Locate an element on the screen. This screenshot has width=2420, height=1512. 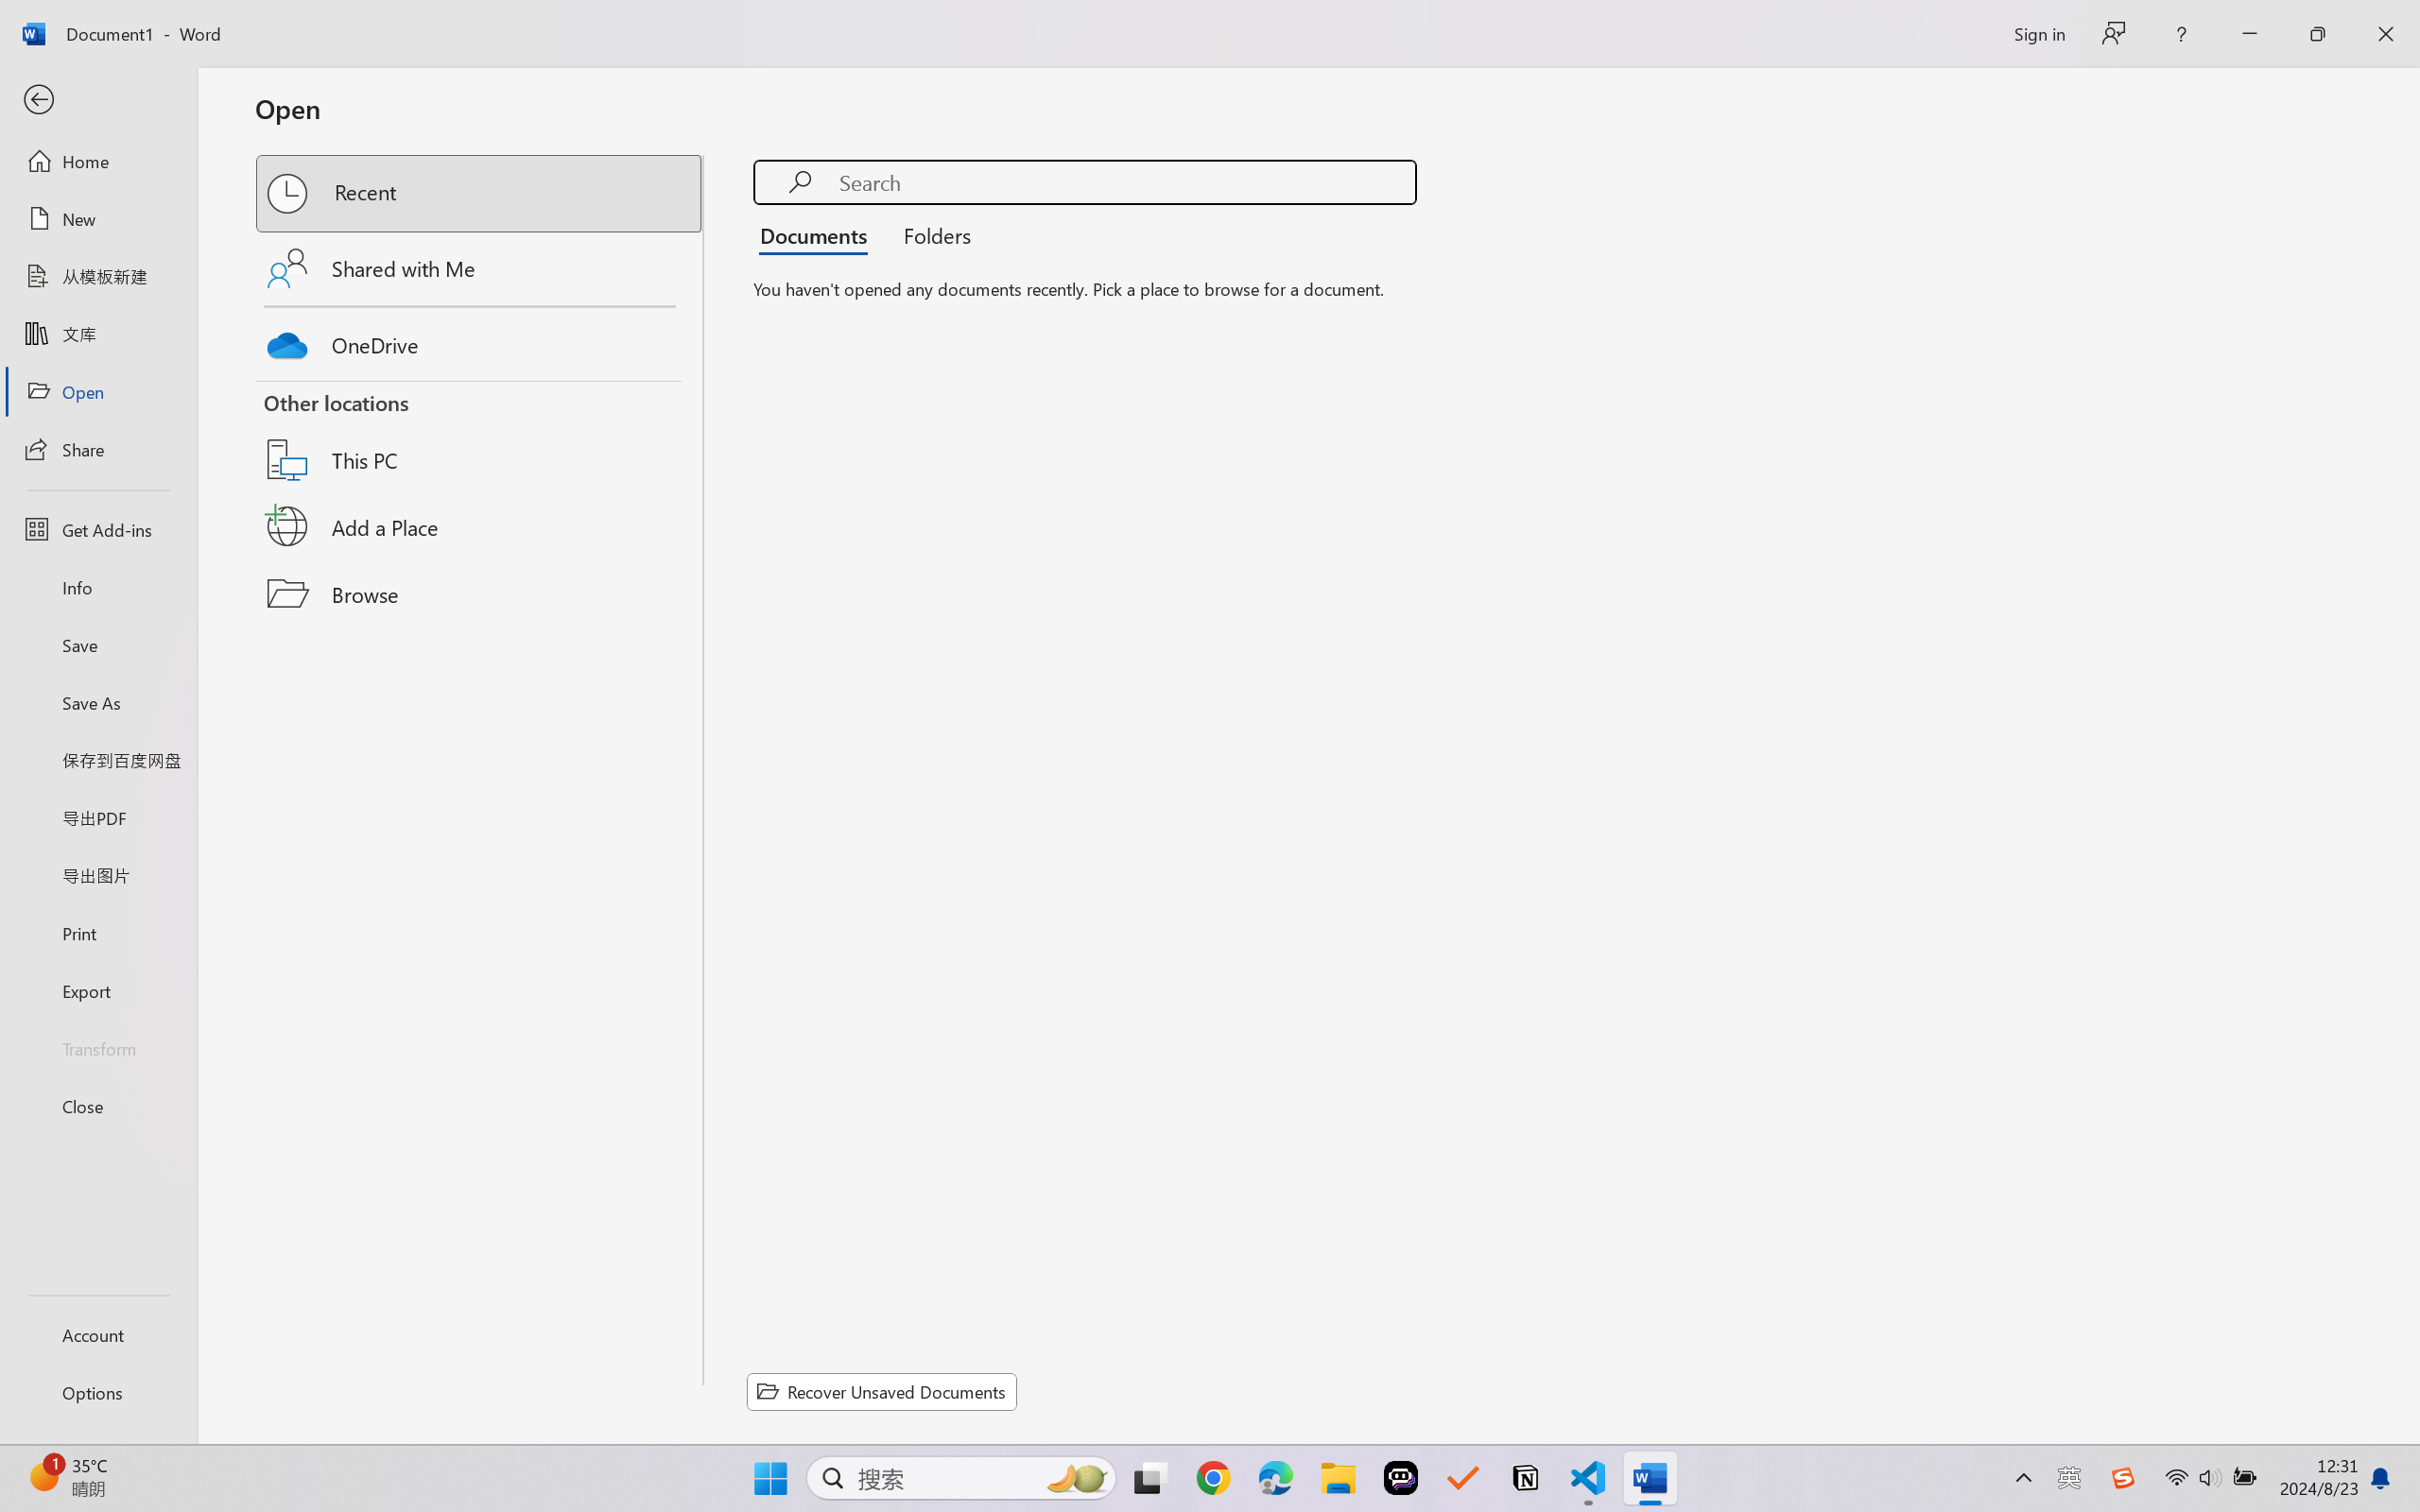
'OneDrive' is located at coordinates (480, 340).